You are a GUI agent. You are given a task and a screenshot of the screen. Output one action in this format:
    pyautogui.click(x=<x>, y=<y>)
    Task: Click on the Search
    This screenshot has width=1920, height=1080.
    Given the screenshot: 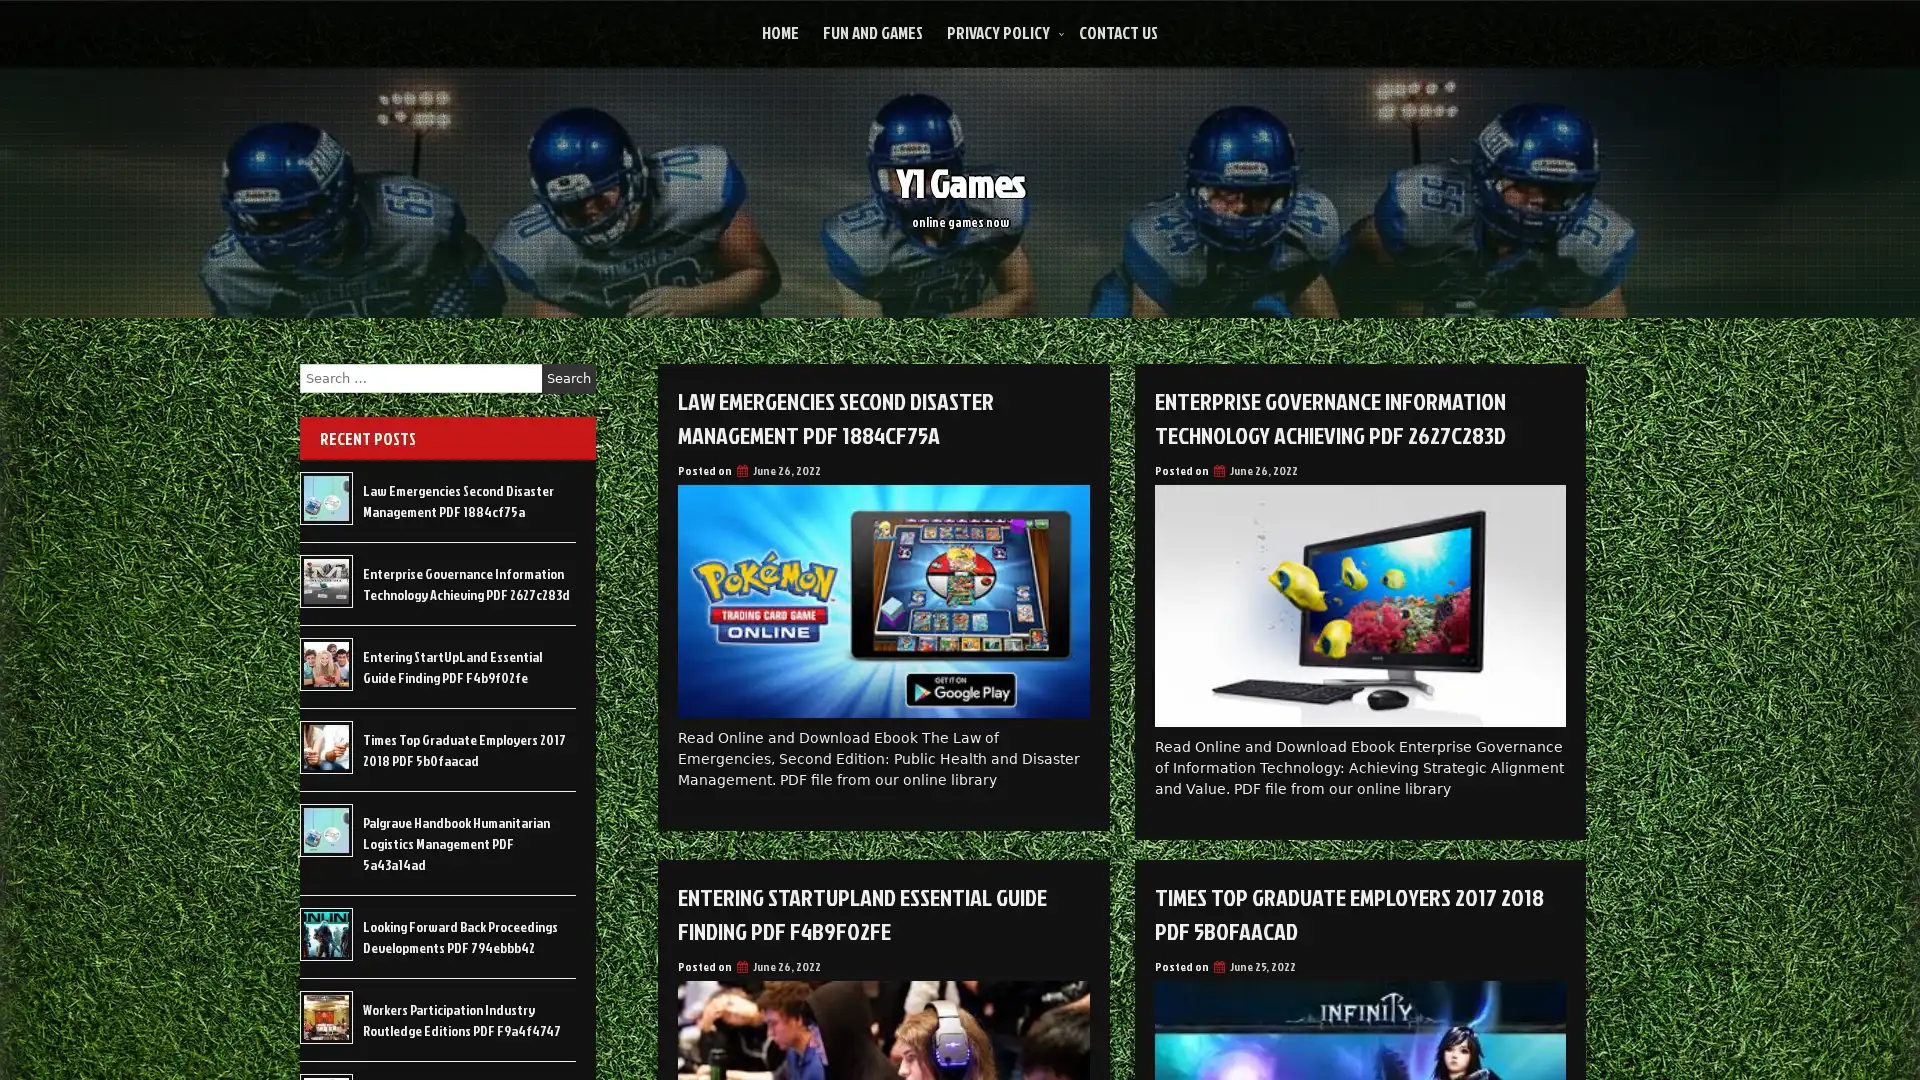 What is the action you would take?
    pyautogui.click(x=568, y=378)
    